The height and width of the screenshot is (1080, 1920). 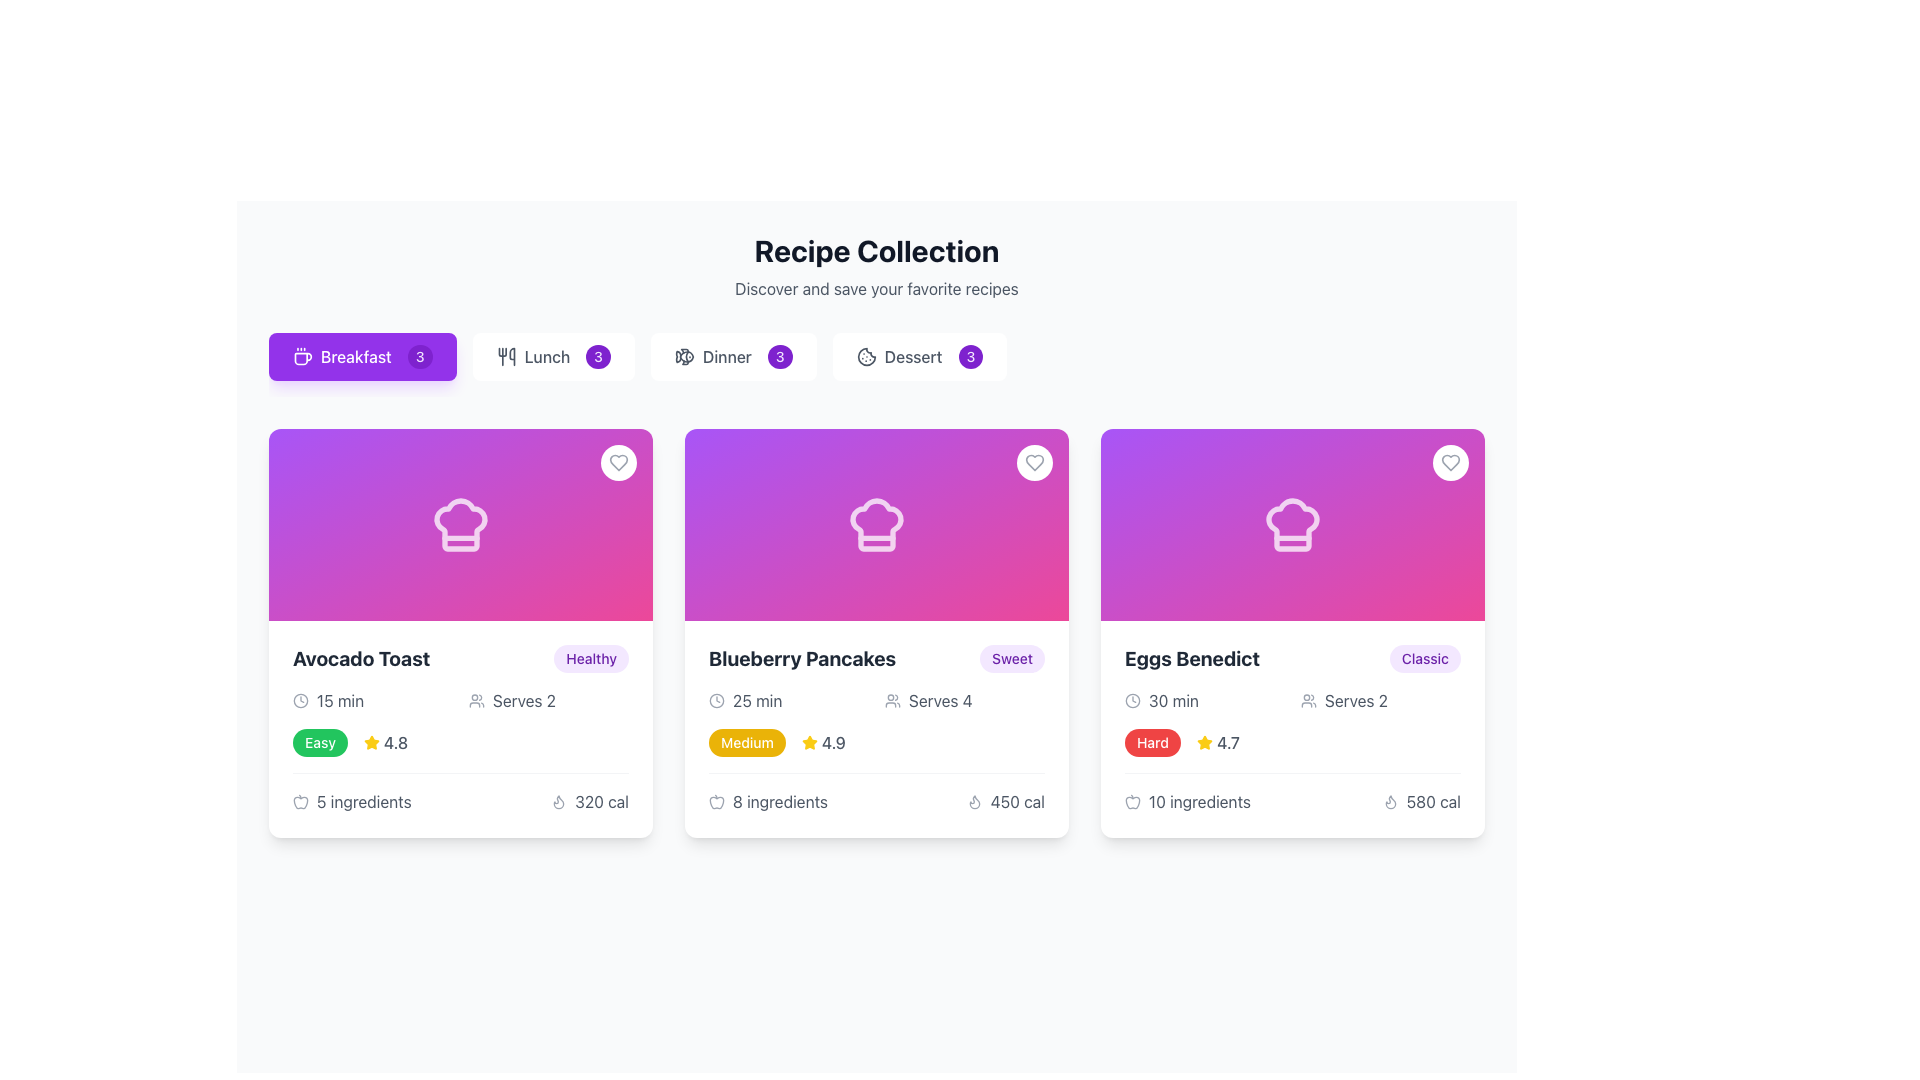 I want to click on the heart-shaped icon in the top-right corner of the 'Blueberry Pancakes' recipe card to favorite the item, so click(x=1035, y=462).